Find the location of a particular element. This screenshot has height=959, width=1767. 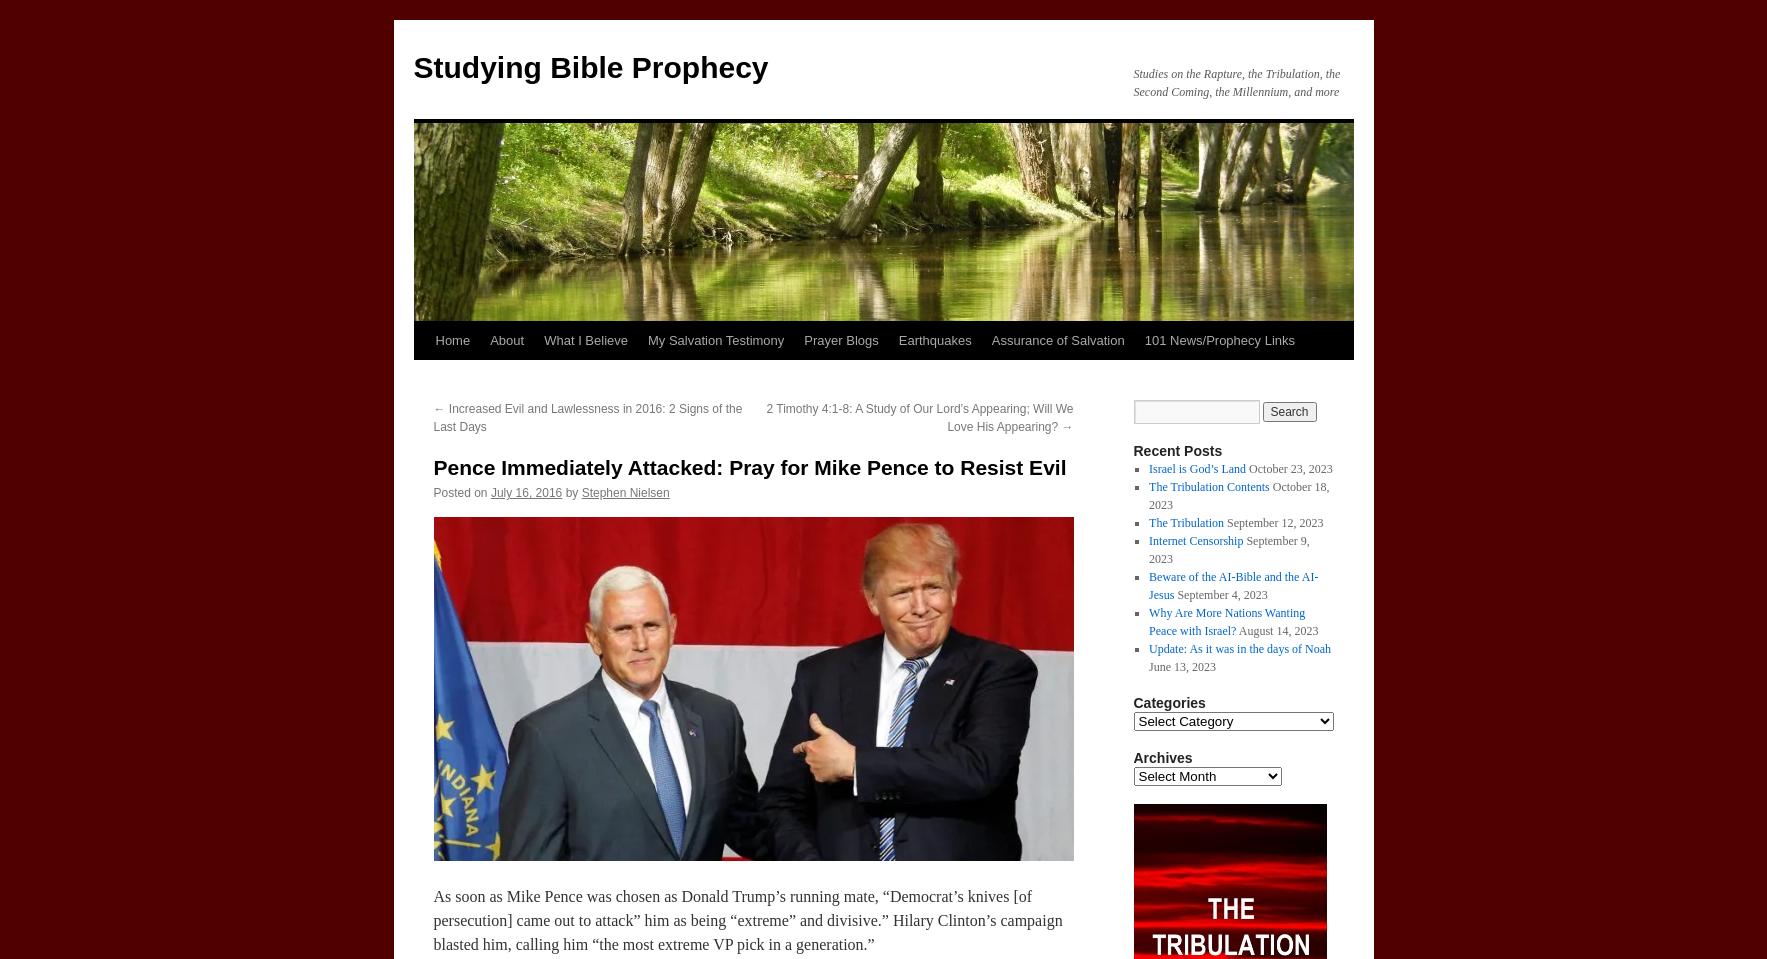

'Archives' is located at coordinates (1162, 757).